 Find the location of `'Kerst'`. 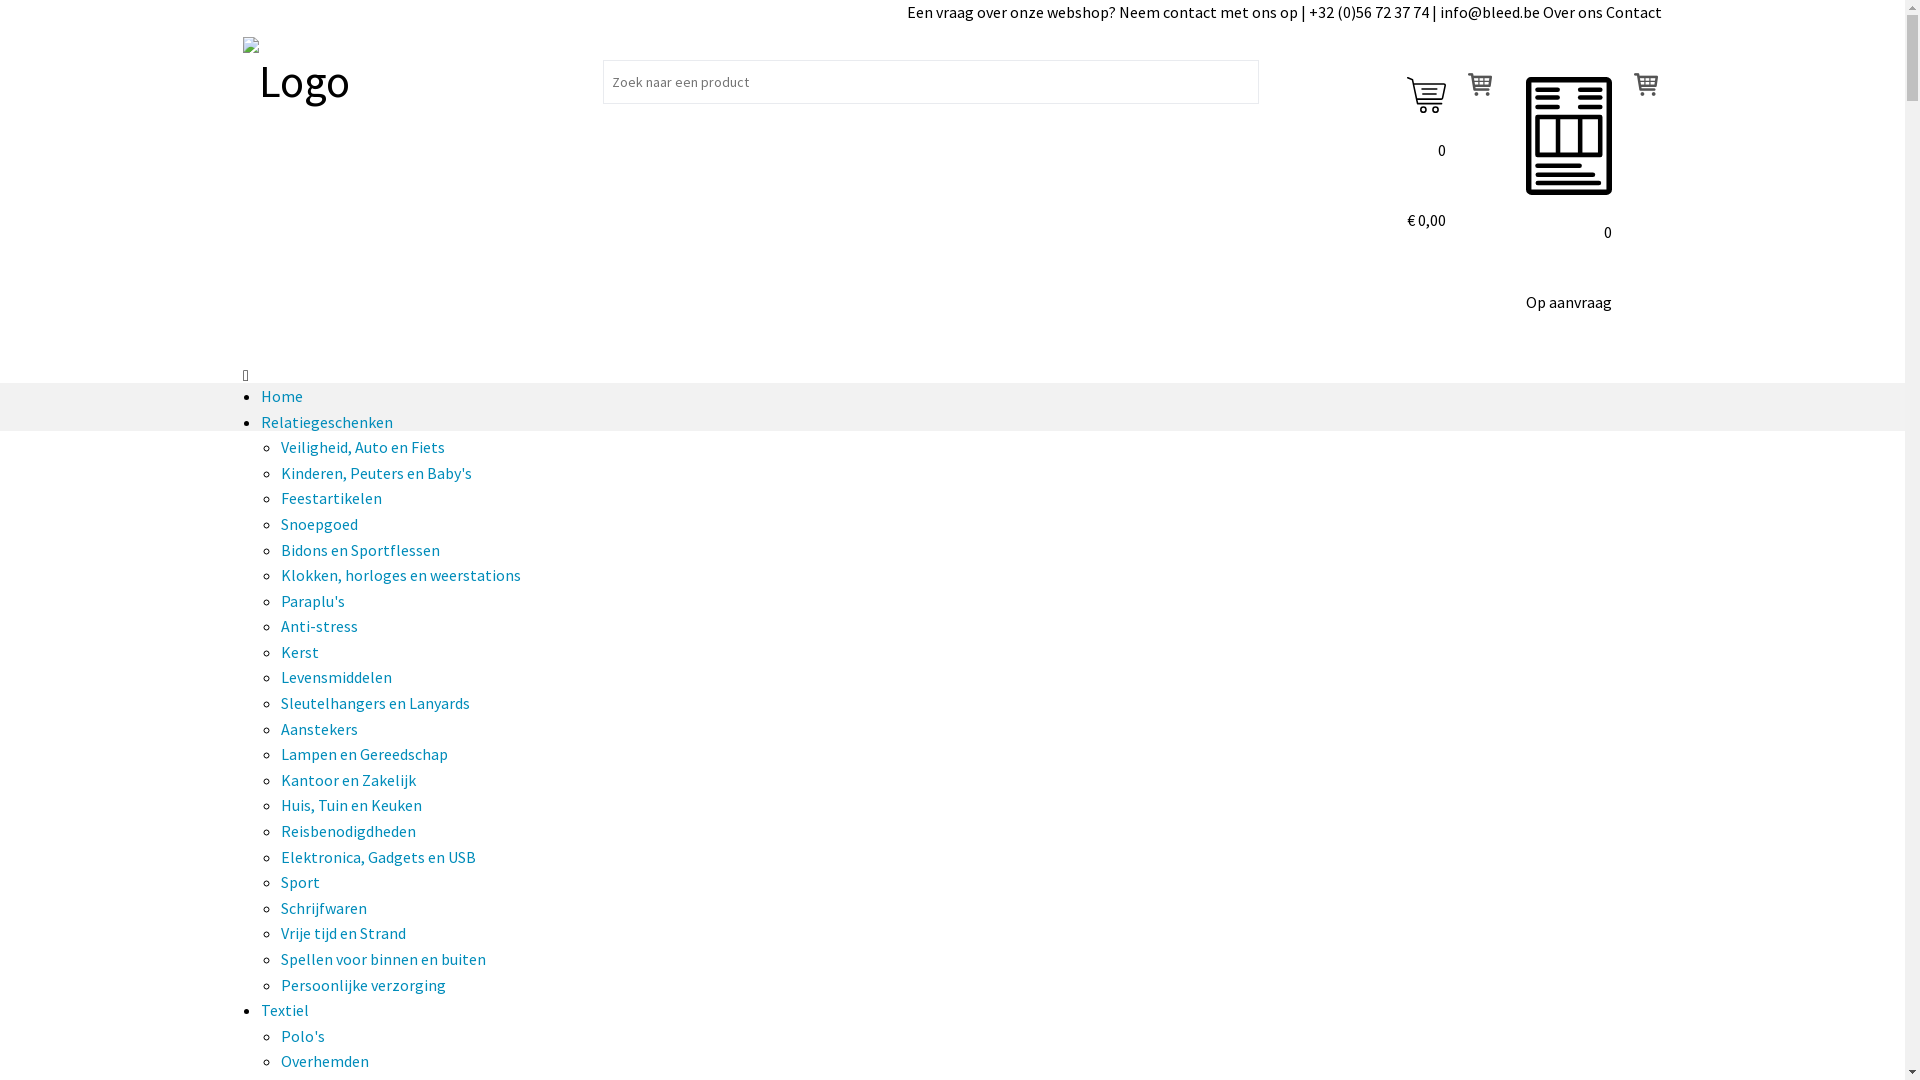

'Kerst' is located at coordinates (298, 651).